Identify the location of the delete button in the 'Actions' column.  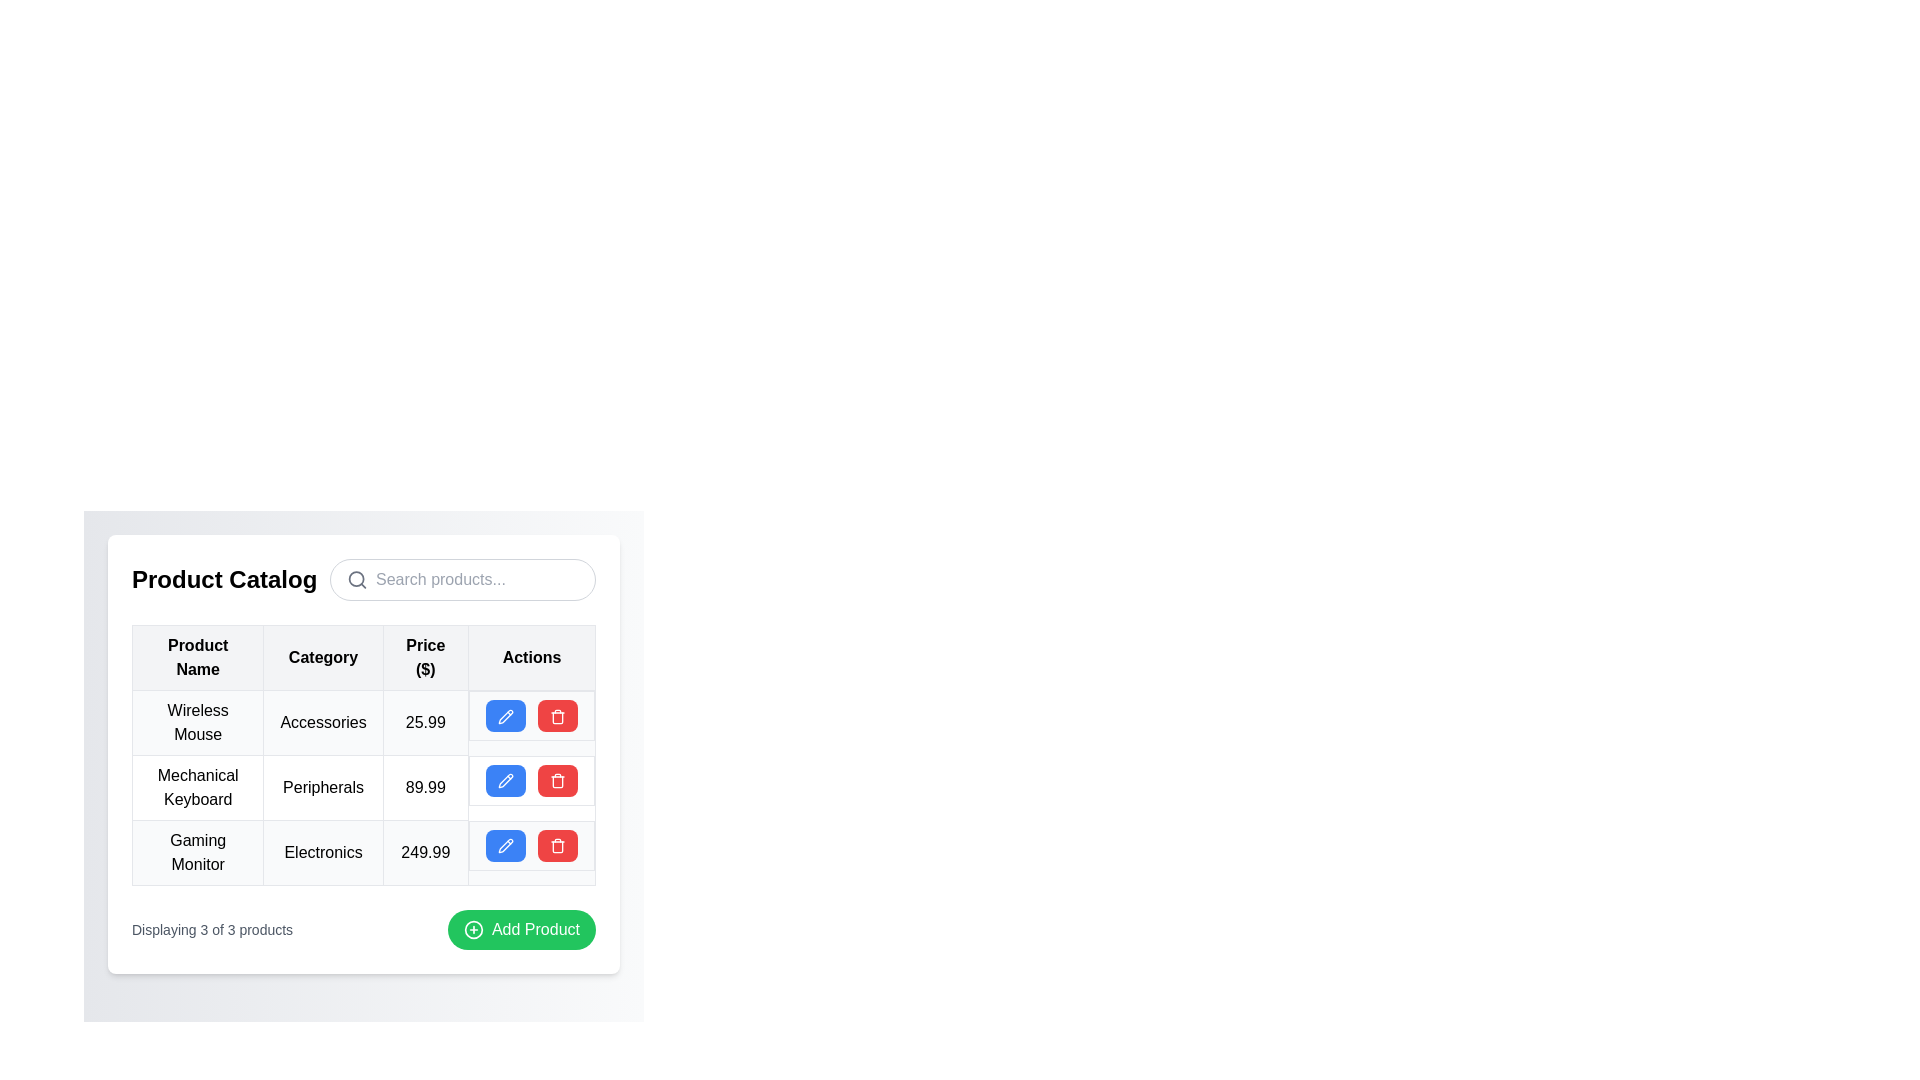
(557, 715).